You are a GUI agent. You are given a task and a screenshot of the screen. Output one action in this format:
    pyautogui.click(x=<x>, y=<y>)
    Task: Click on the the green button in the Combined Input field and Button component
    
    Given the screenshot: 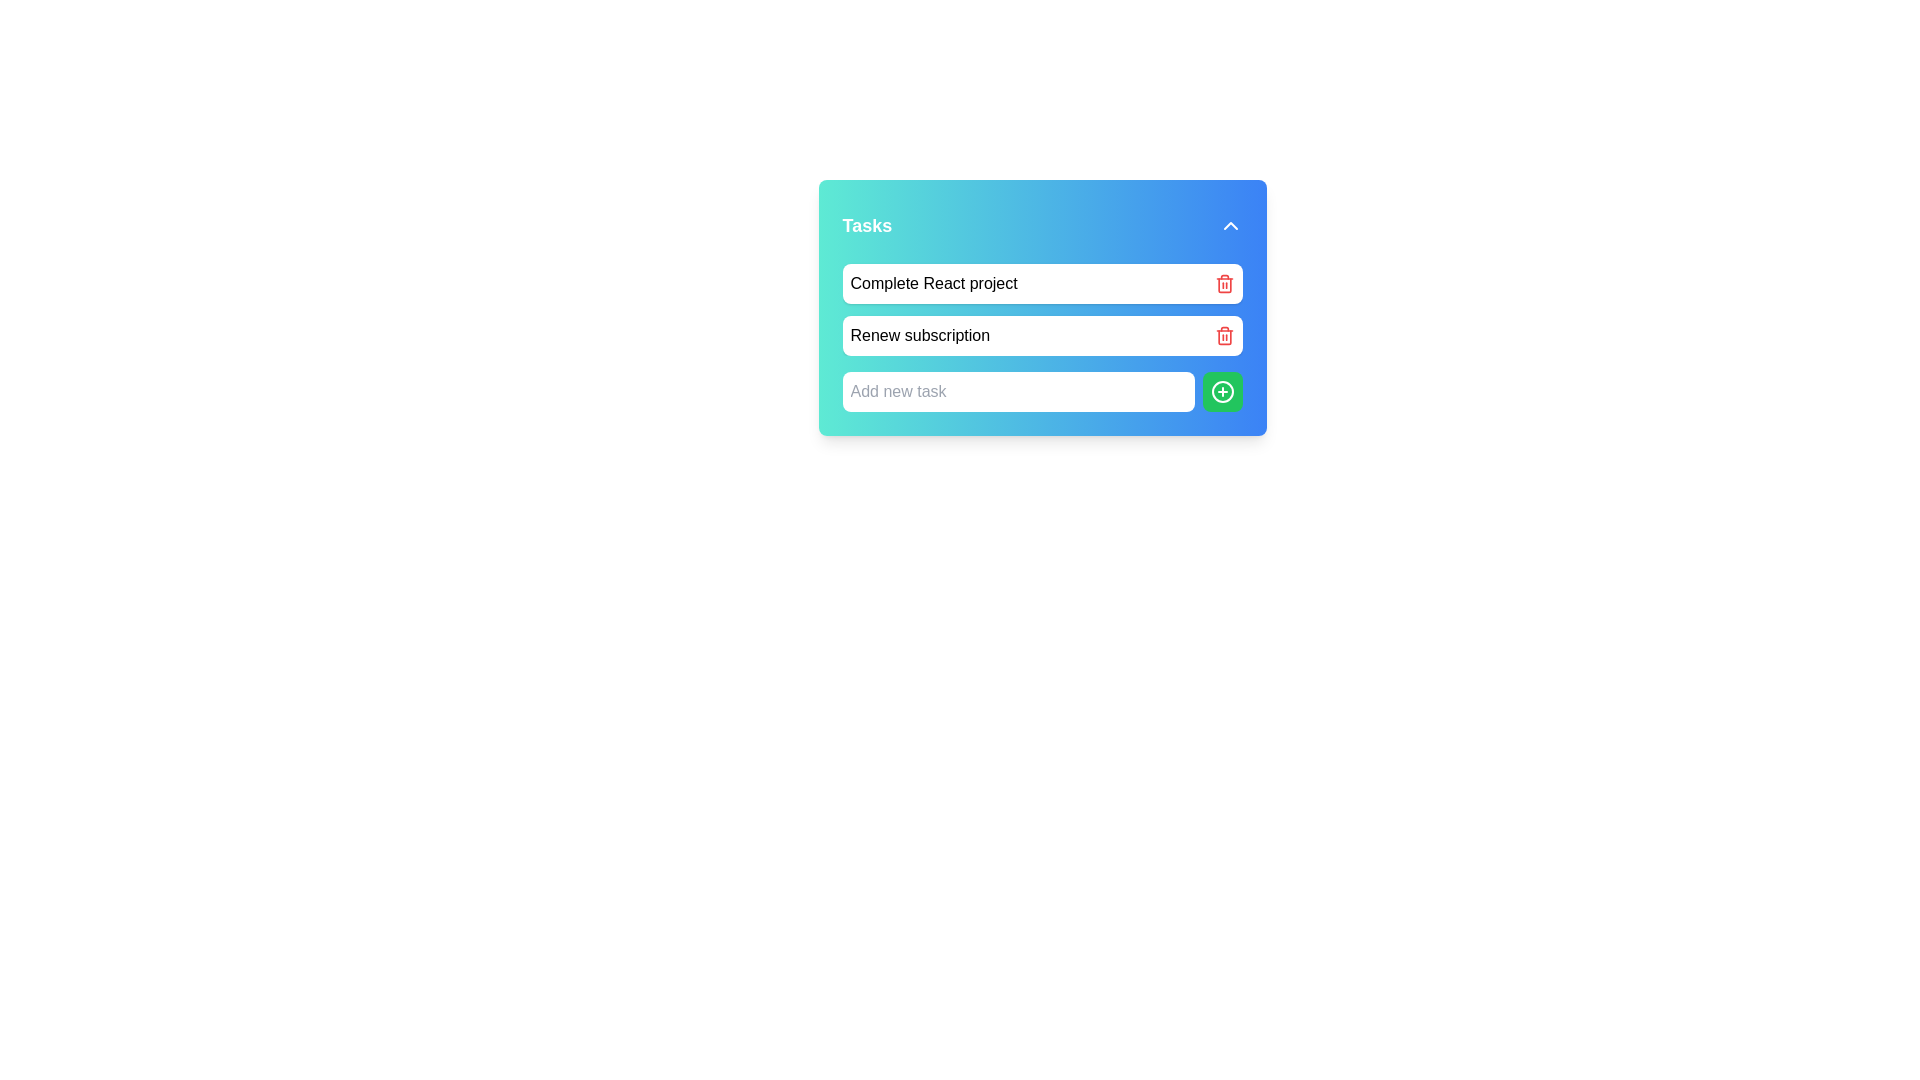 What is the action you would take?
    pyautogui.click(x=1041, y=392)
    